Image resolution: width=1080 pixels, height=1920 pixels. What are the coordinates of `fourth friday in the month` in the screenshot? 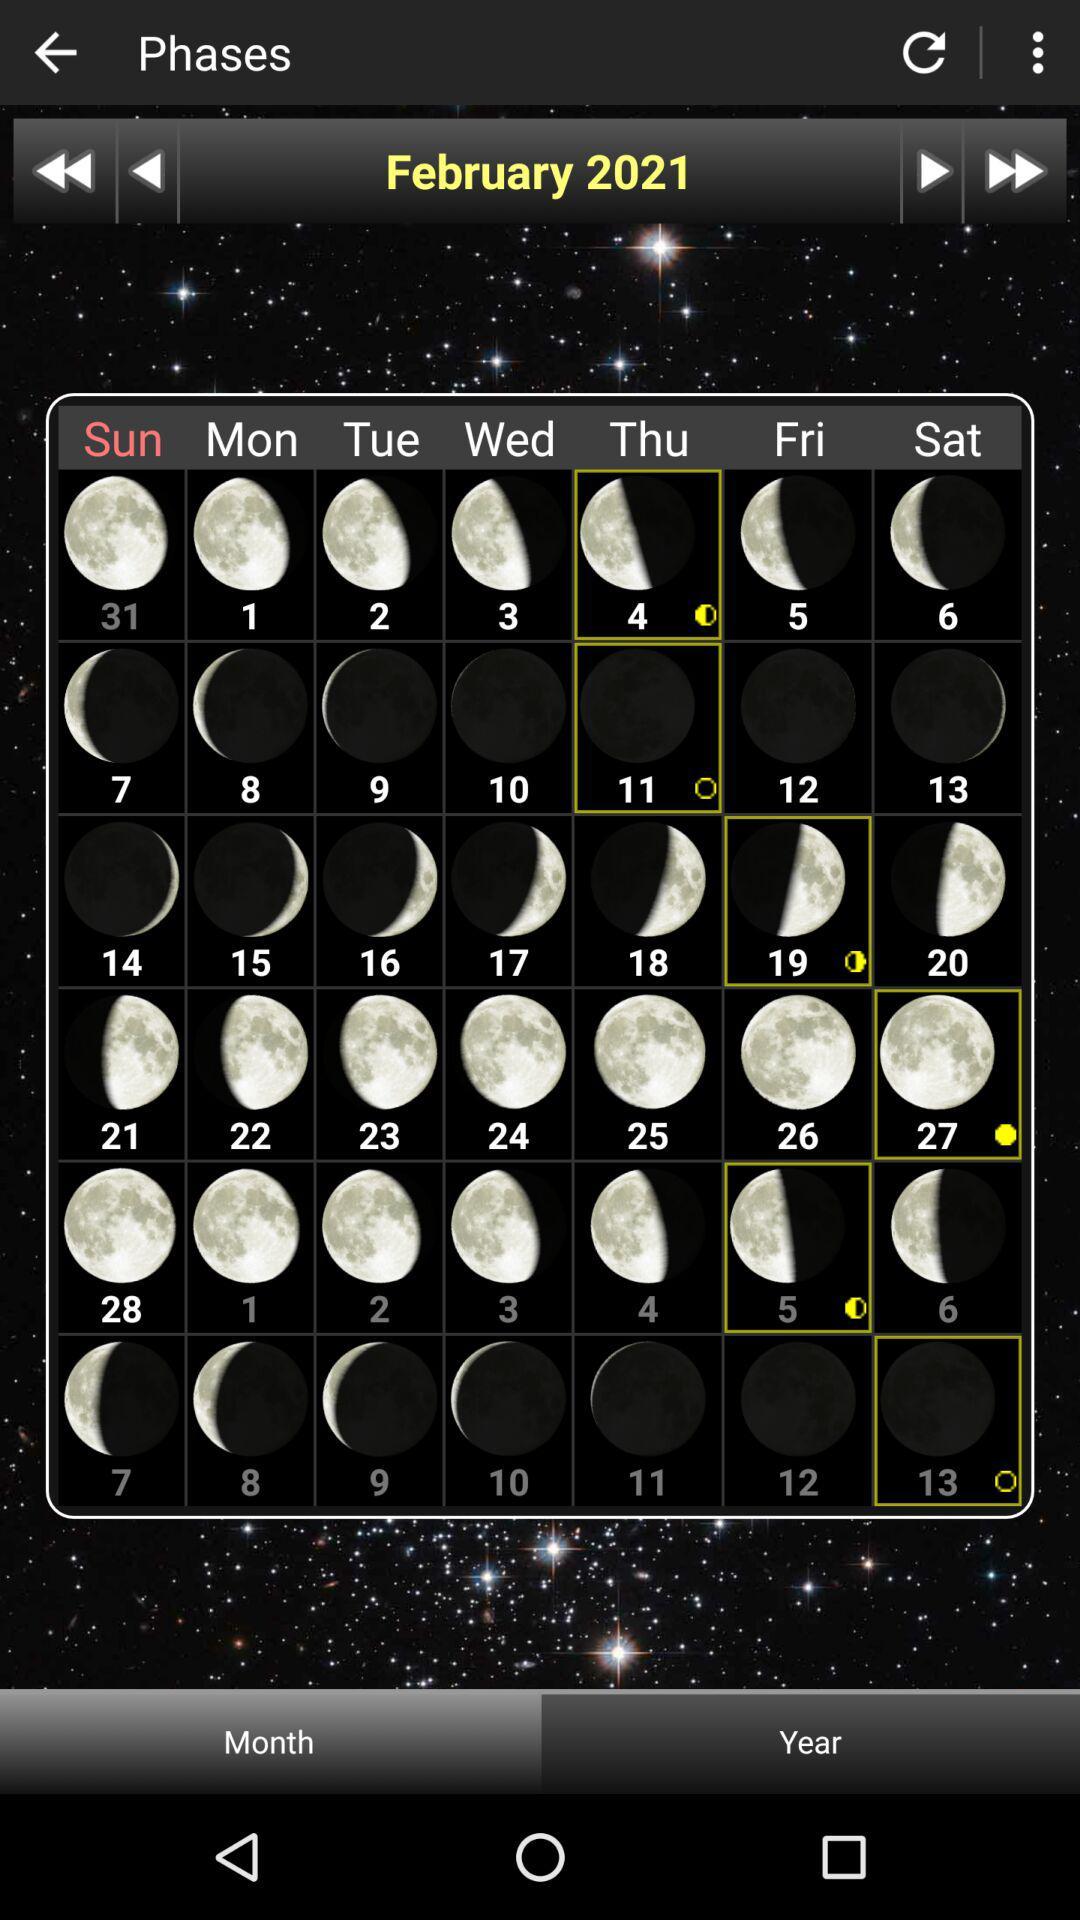 It's located at (797, 1073).